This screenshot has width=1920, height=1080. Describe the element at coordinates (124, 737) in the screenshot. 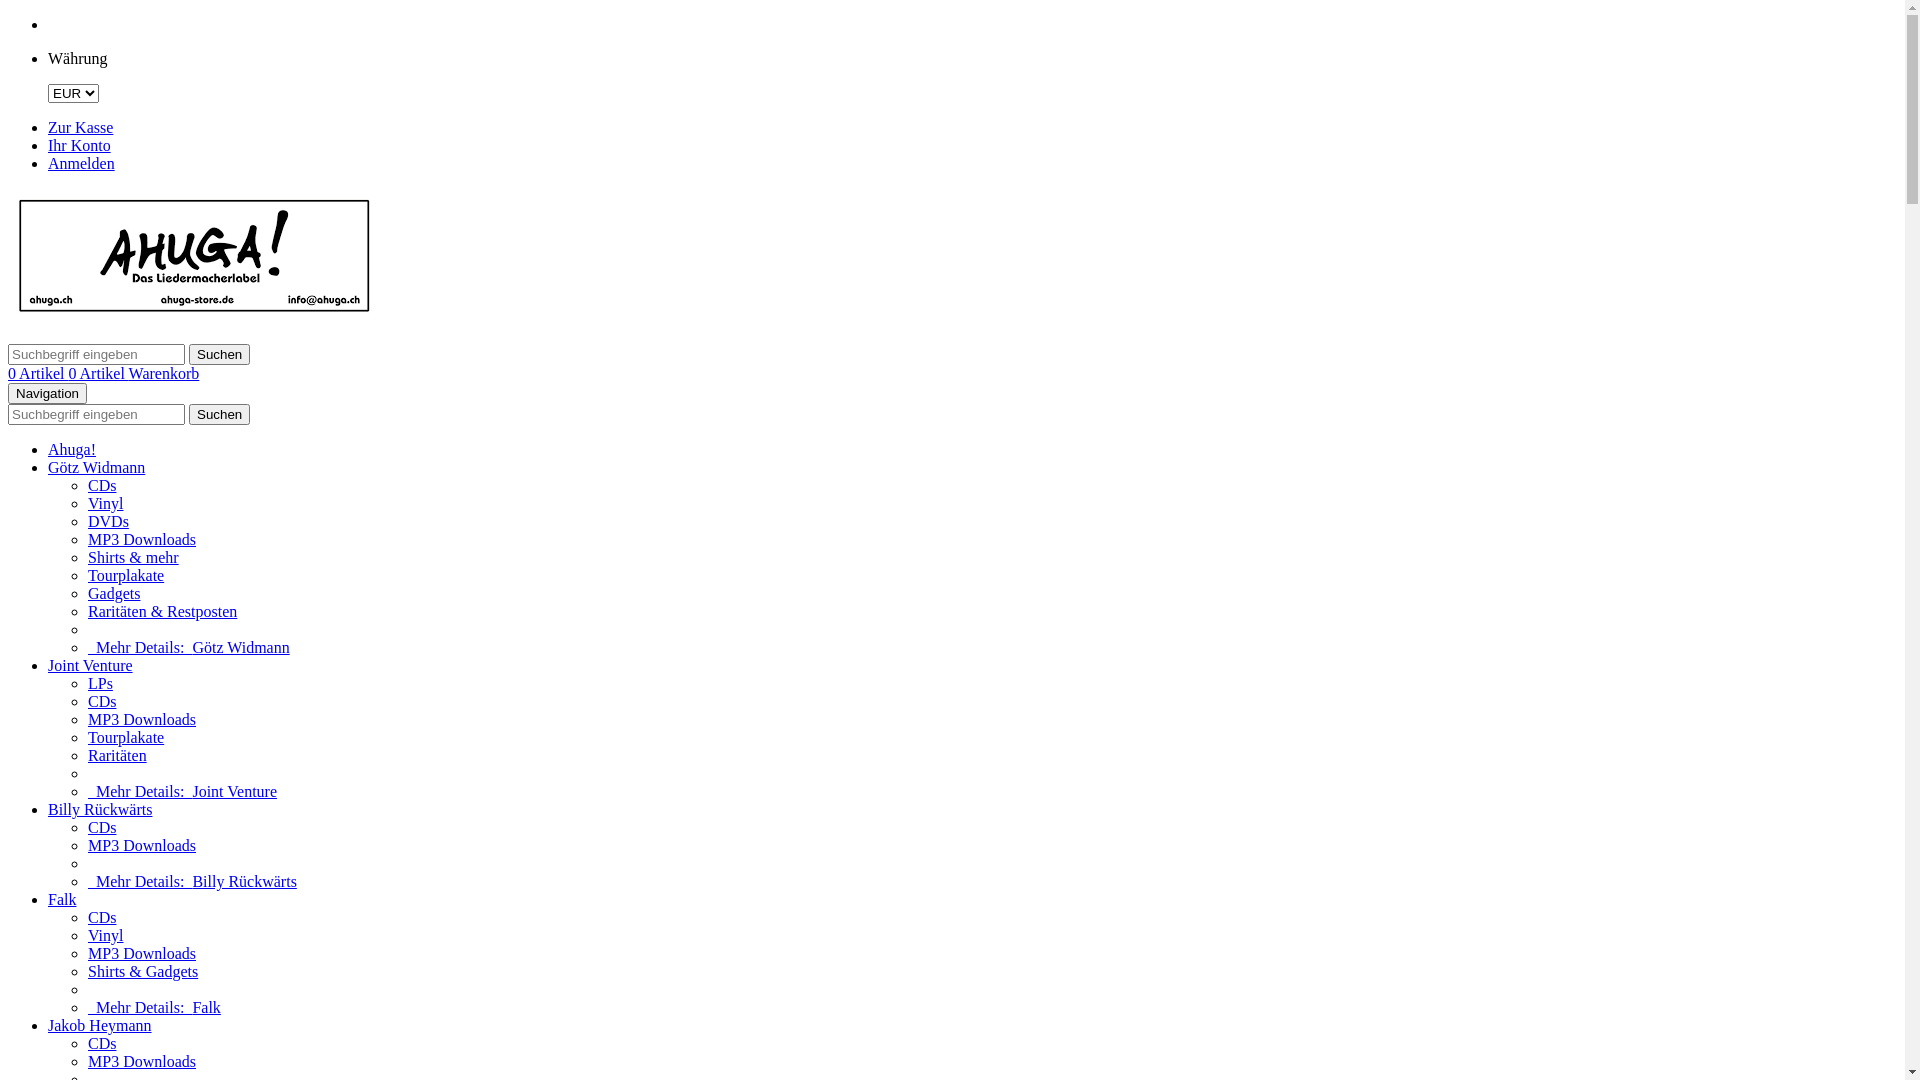

I see `'Tourplakate'` at that location.